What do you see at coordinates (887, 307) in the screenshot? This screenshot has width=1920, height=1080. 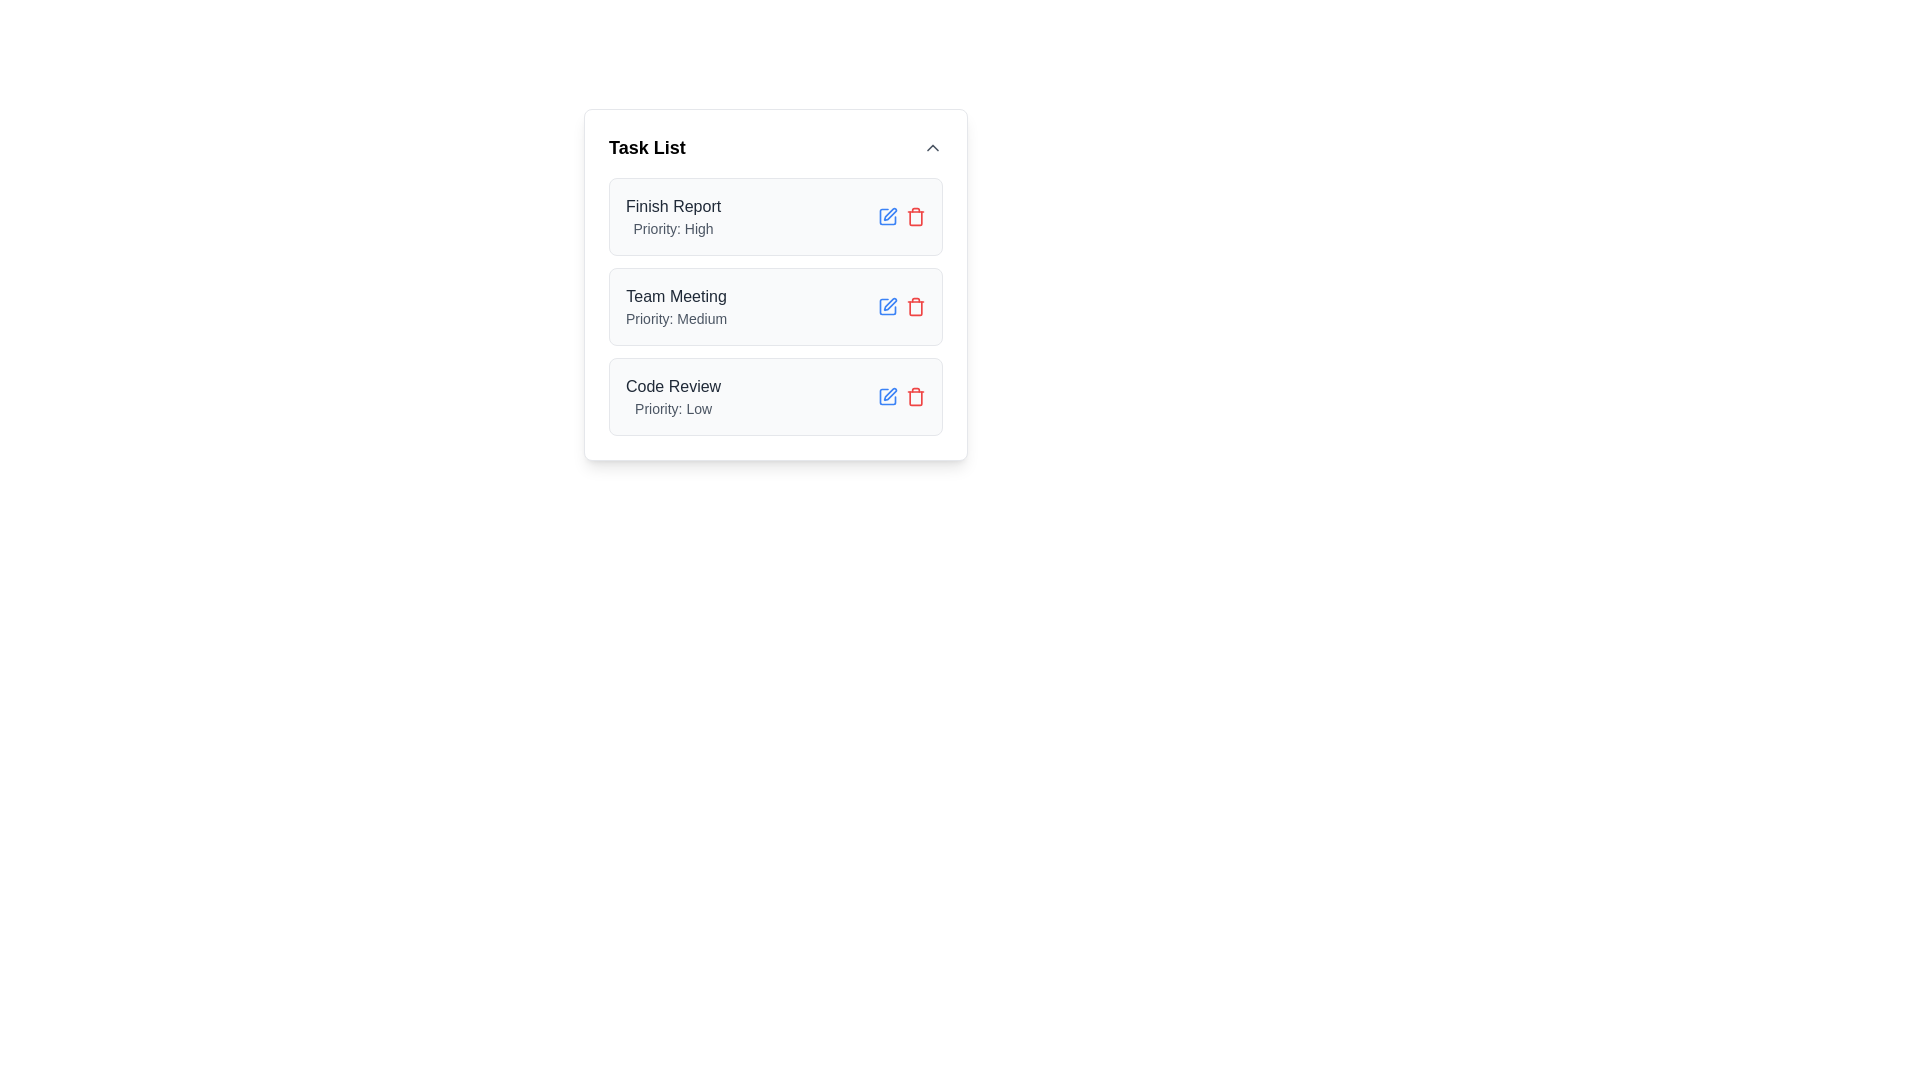 I see `the blue edit icon resembling a pencil located to the right of the 'Team Meeting' task item to trigger the hover effect and change its color` at bounding box center [887, 307].